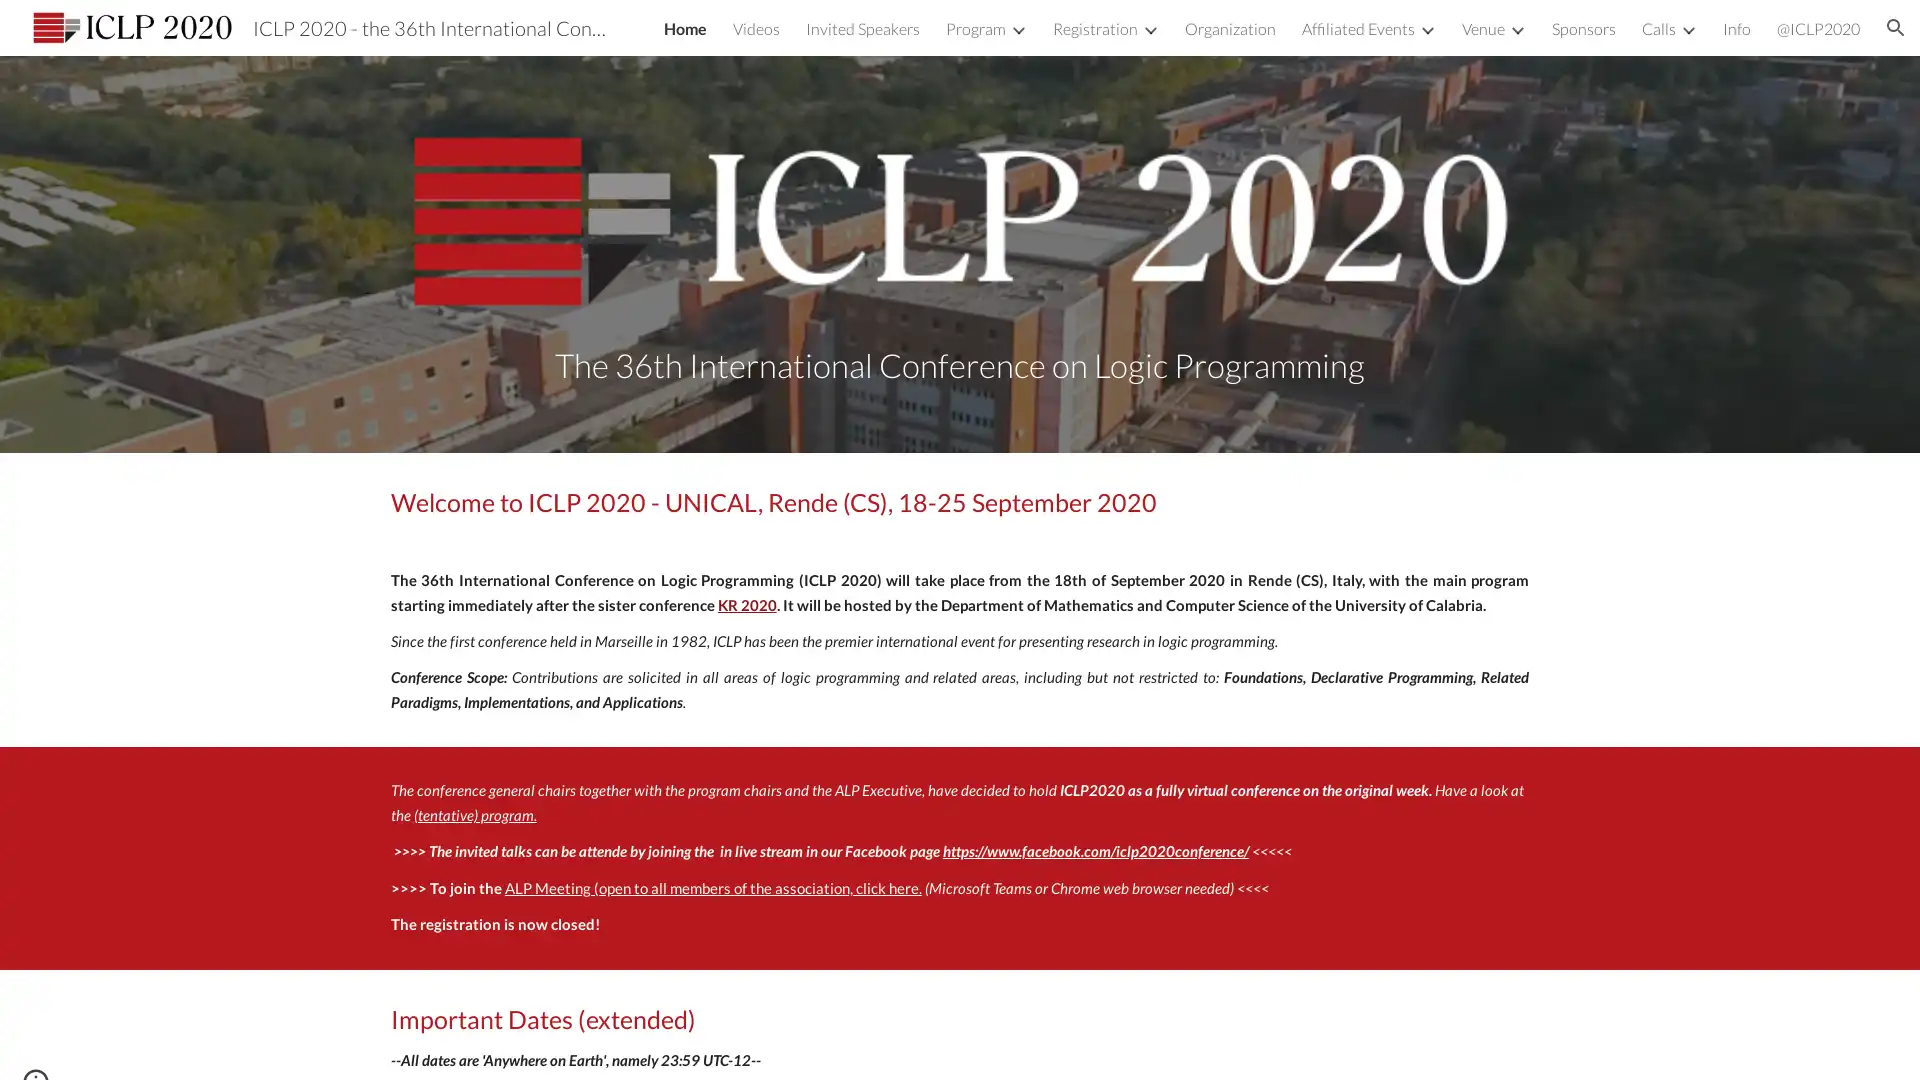 The width and height of the screenshot is (1920, 1080). Describe the element at coordinates (718, 1018) in the screenshot. I see `Copy heading link` at that location.